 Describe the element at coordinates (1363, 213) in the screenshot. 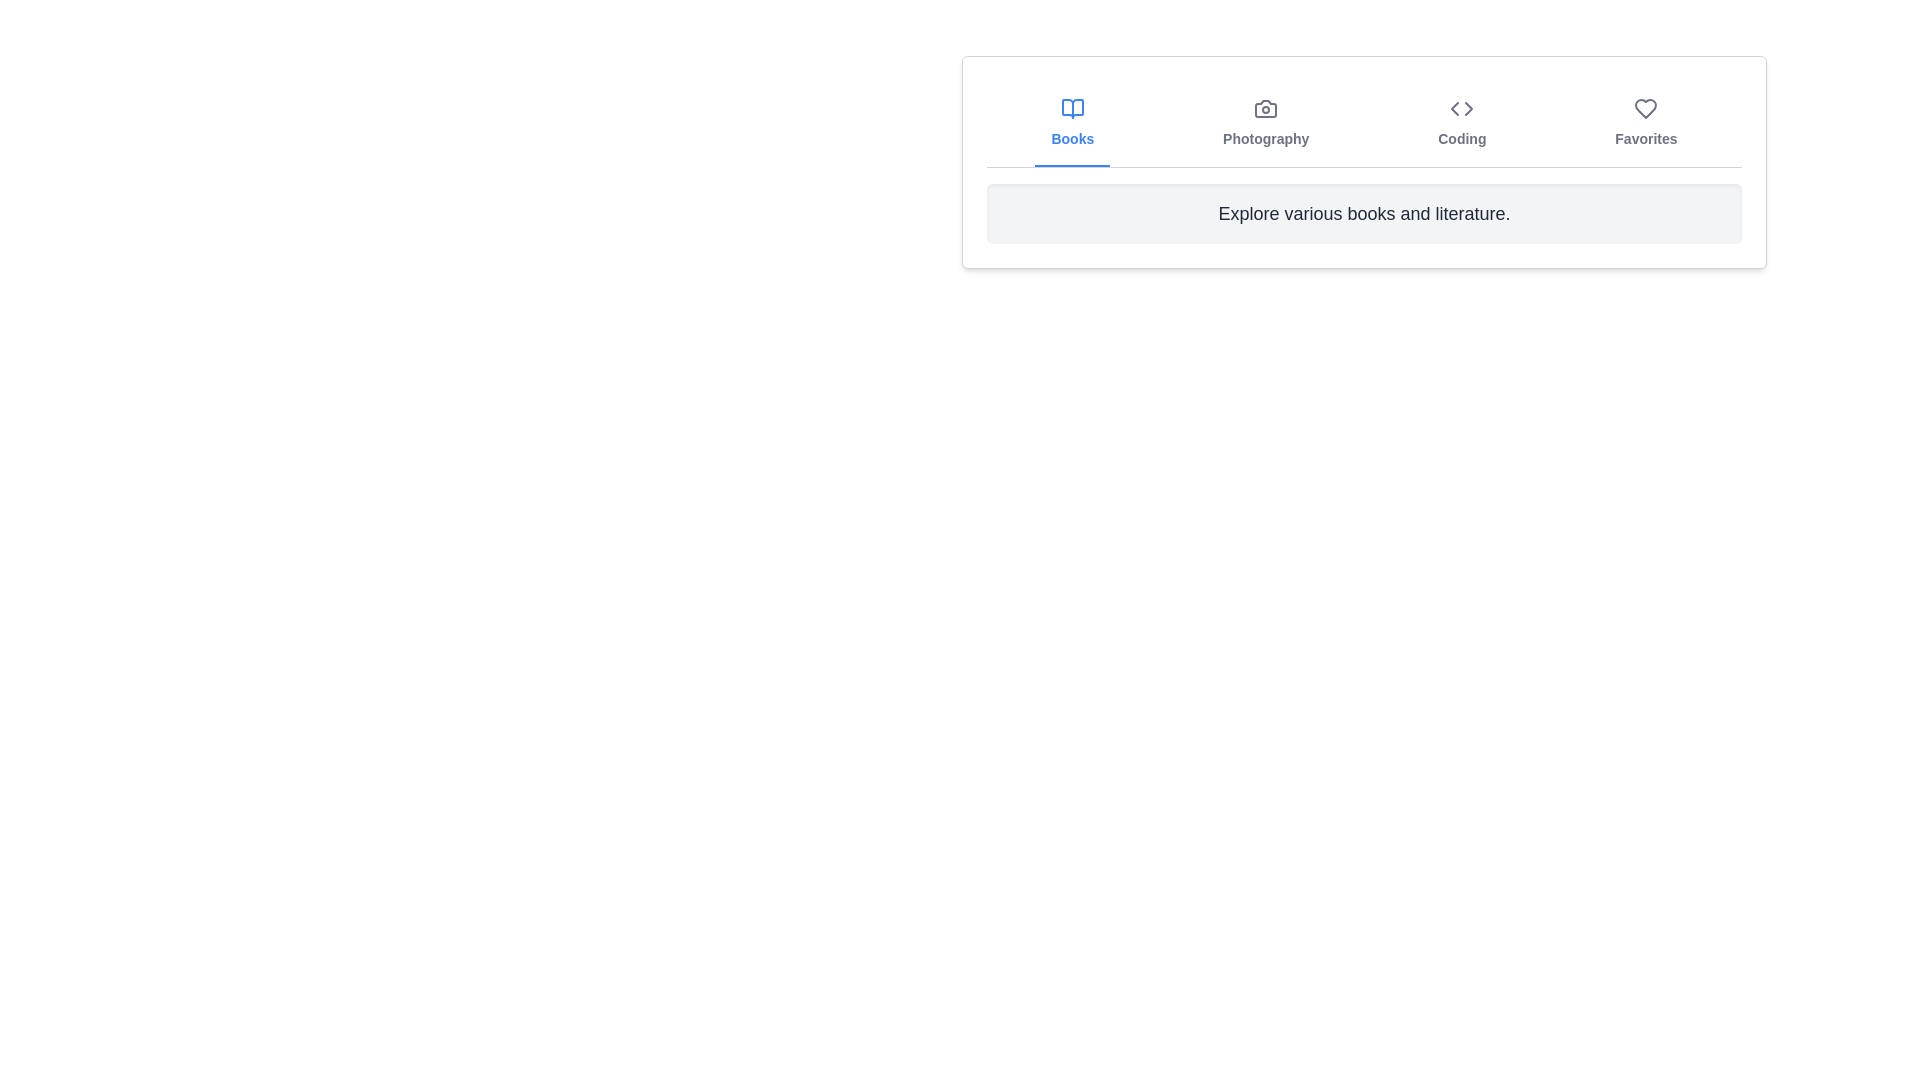

I see `the text label that reads 'Explore various books and literature.' styled in dark gray color, located centrally within a light gray background card below the horizontal menu` at that location.